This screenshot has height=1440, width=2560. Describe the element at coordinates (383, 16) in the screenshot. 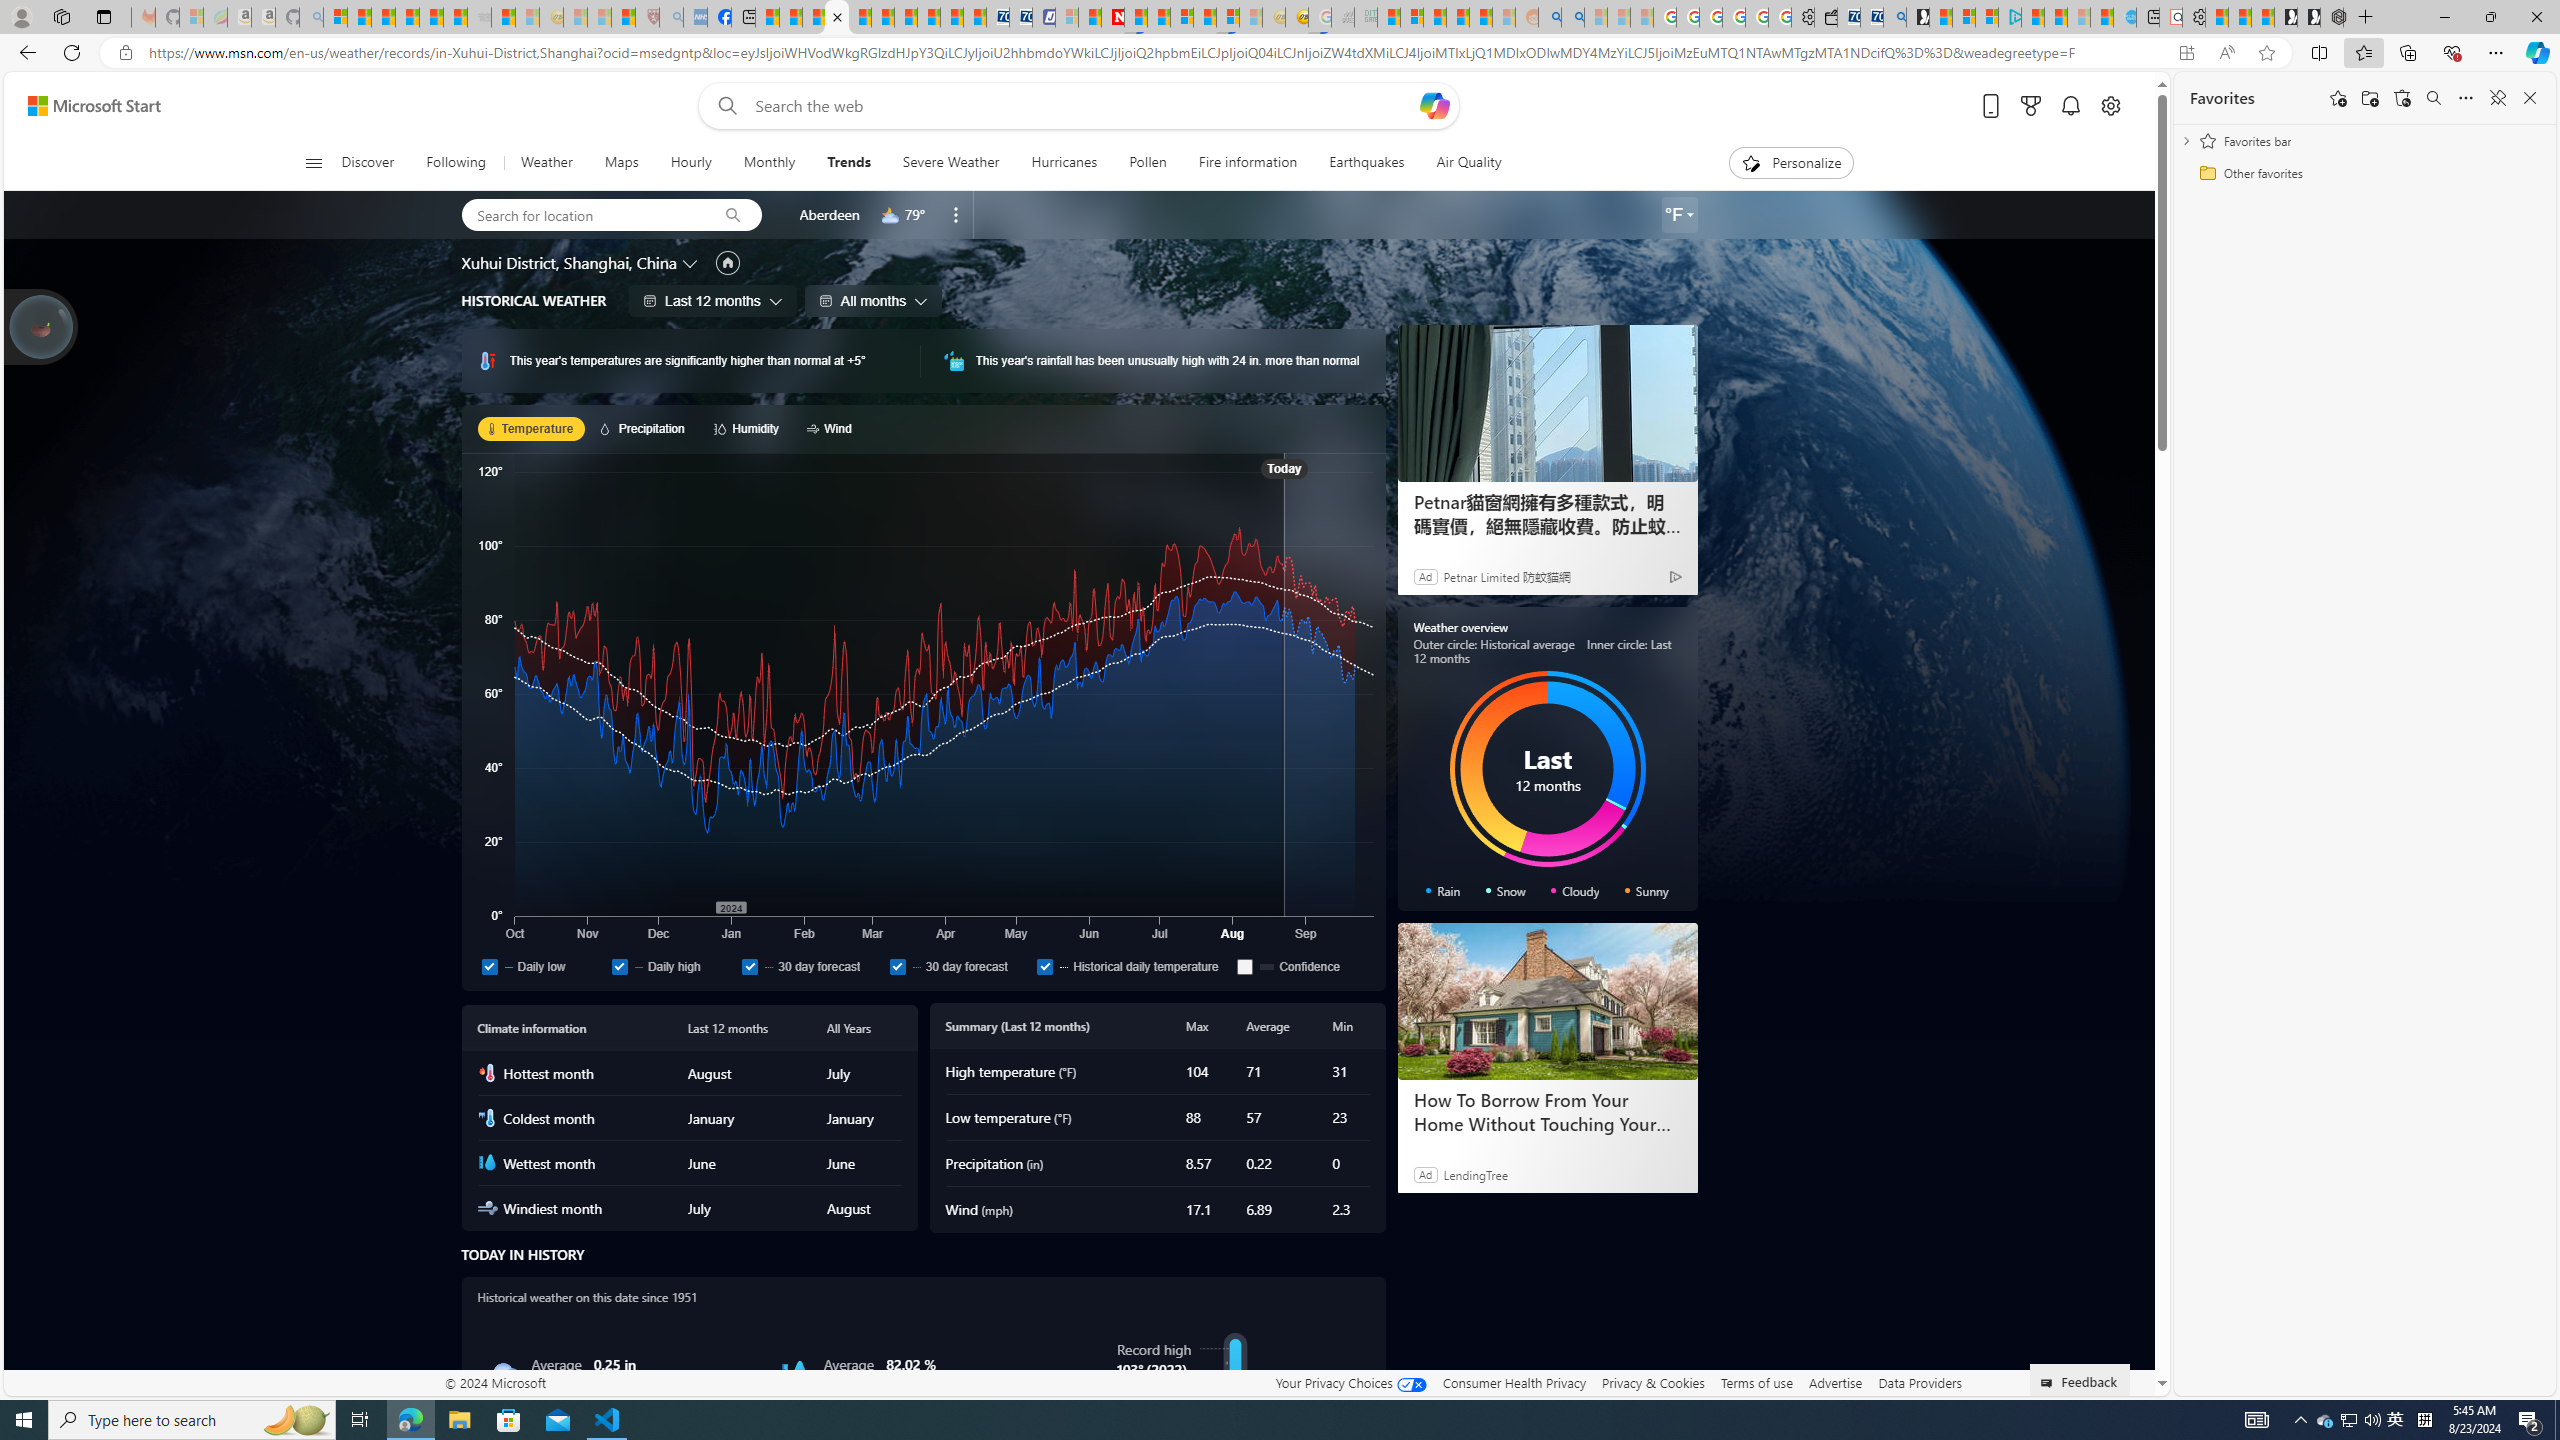

I see `'The Weather Channel - MSN'` at that location.